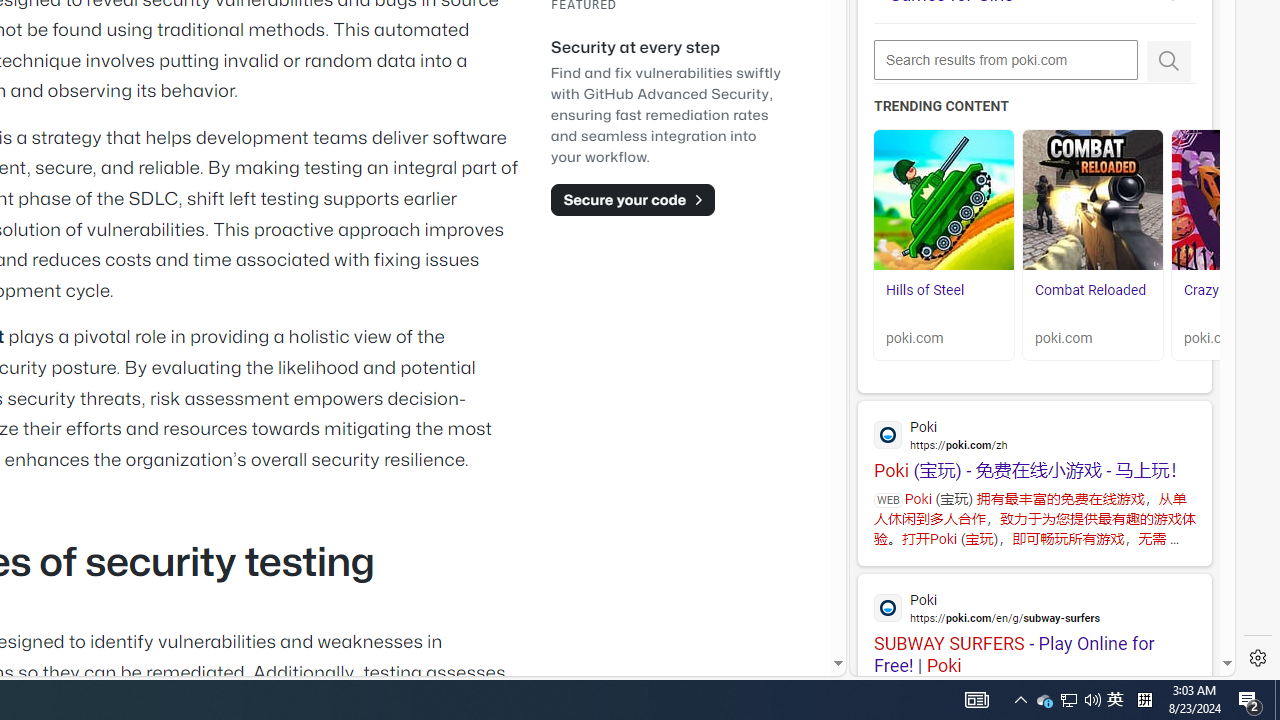 This screenshot has height=720, width=1280. Describe the element at coordinates (1092, 200) in the screenshot. I see `'Combat Reloaded'` at that location.